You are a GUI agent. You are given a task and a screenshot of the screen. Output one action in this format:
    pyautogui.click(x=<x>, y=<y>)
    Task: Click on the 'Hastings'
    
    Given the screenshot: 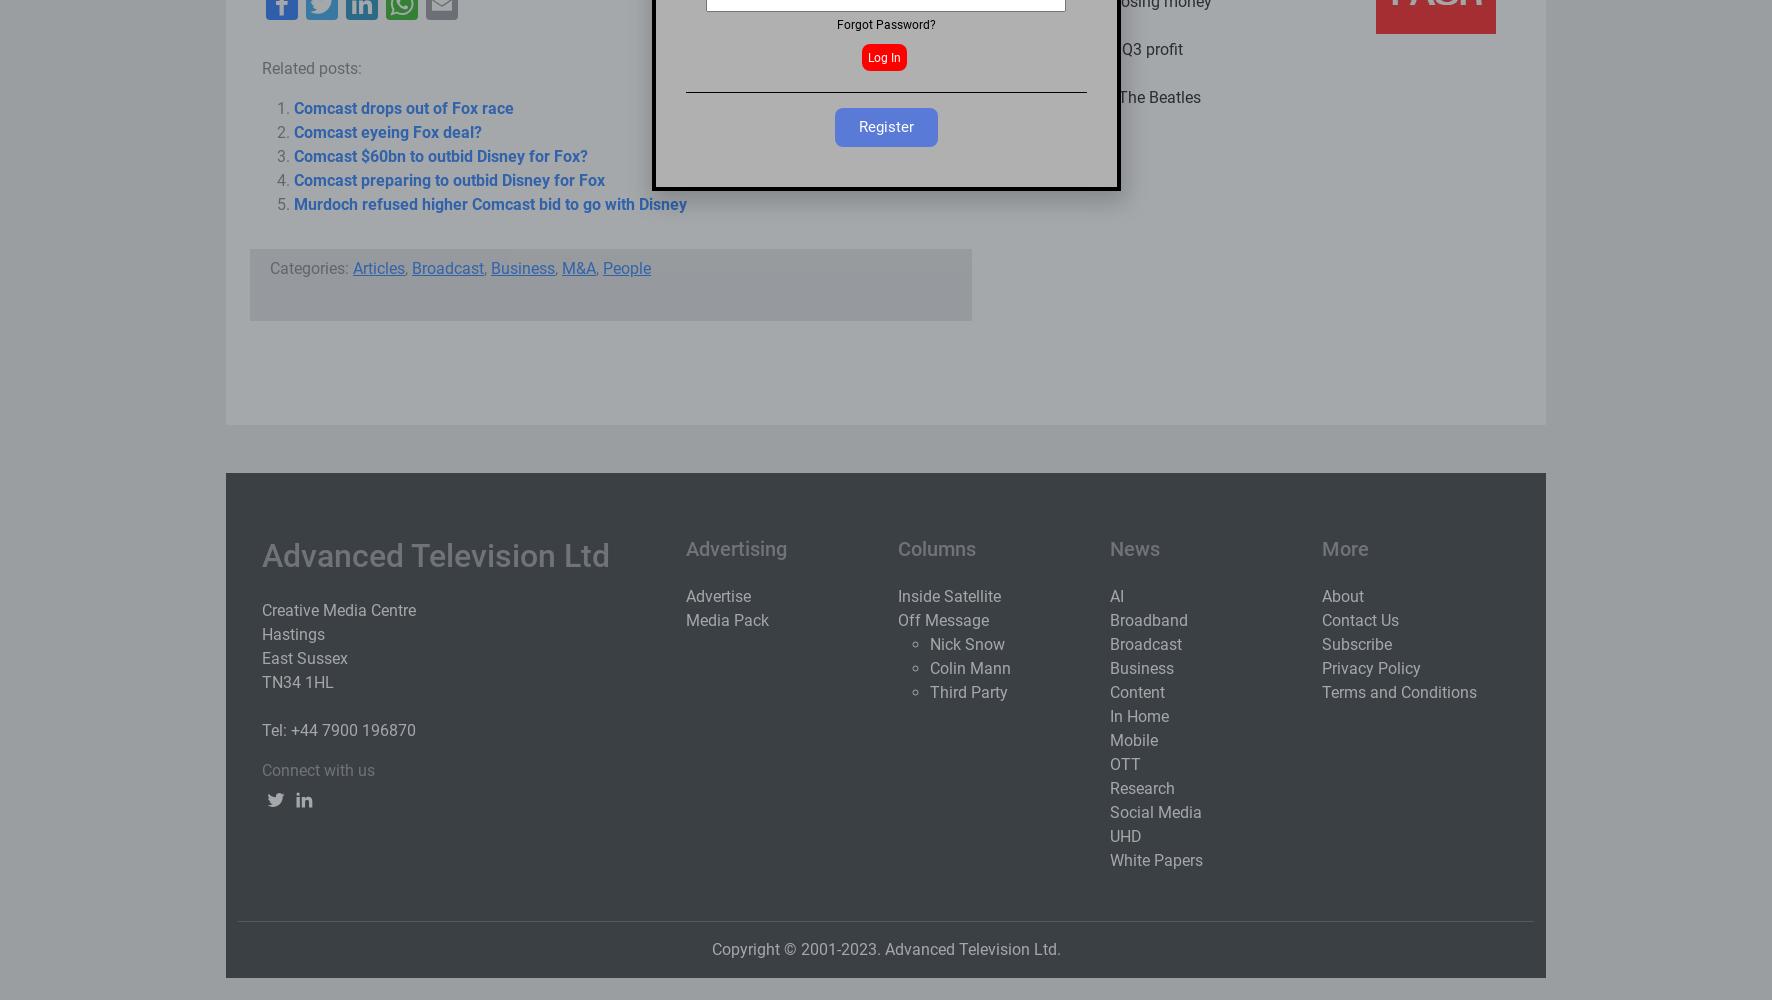 What is the action you would take?
    pyautogui.click(x=261, y=634)
    